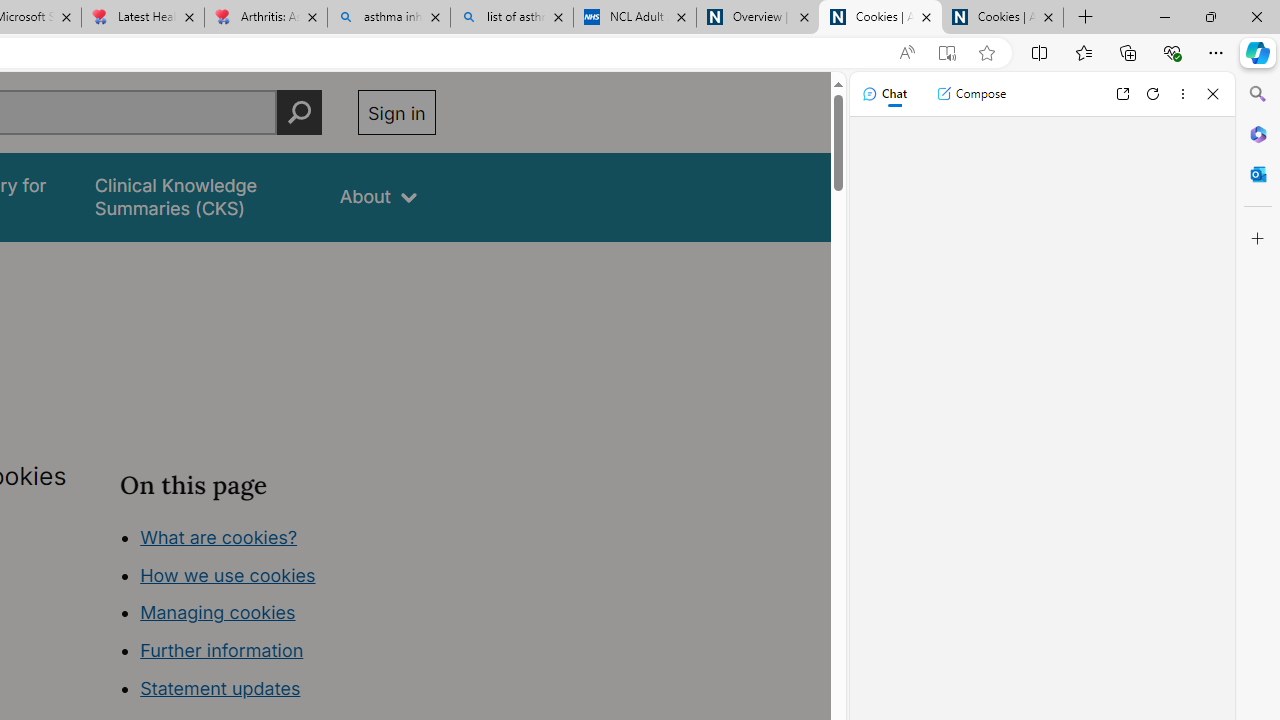 This screenshot has height=720, width=1280. What do you see at coordinates (971, 93) in the screenshot?
I see `'Compose'` at bounding box center [971, 93].